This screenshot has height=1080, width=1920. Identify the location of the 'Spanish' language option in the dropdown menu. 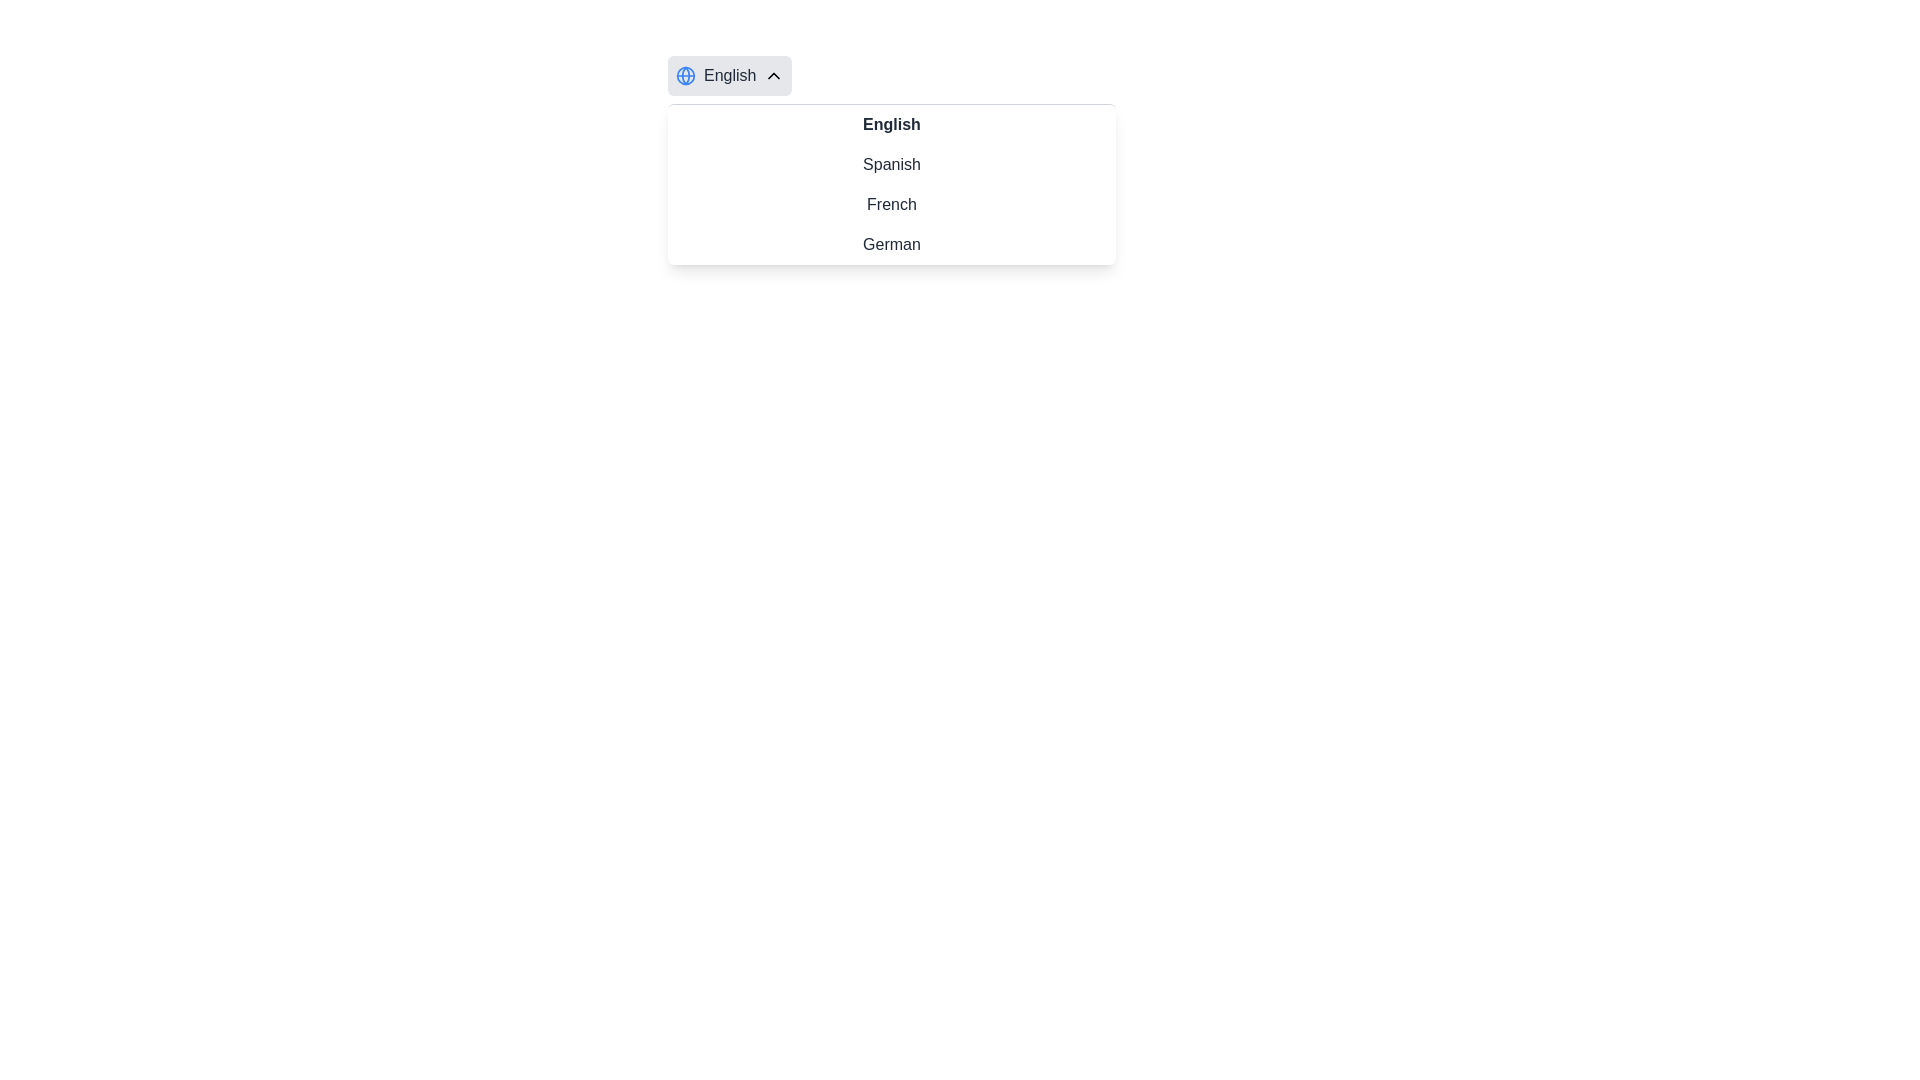
(891, 159).